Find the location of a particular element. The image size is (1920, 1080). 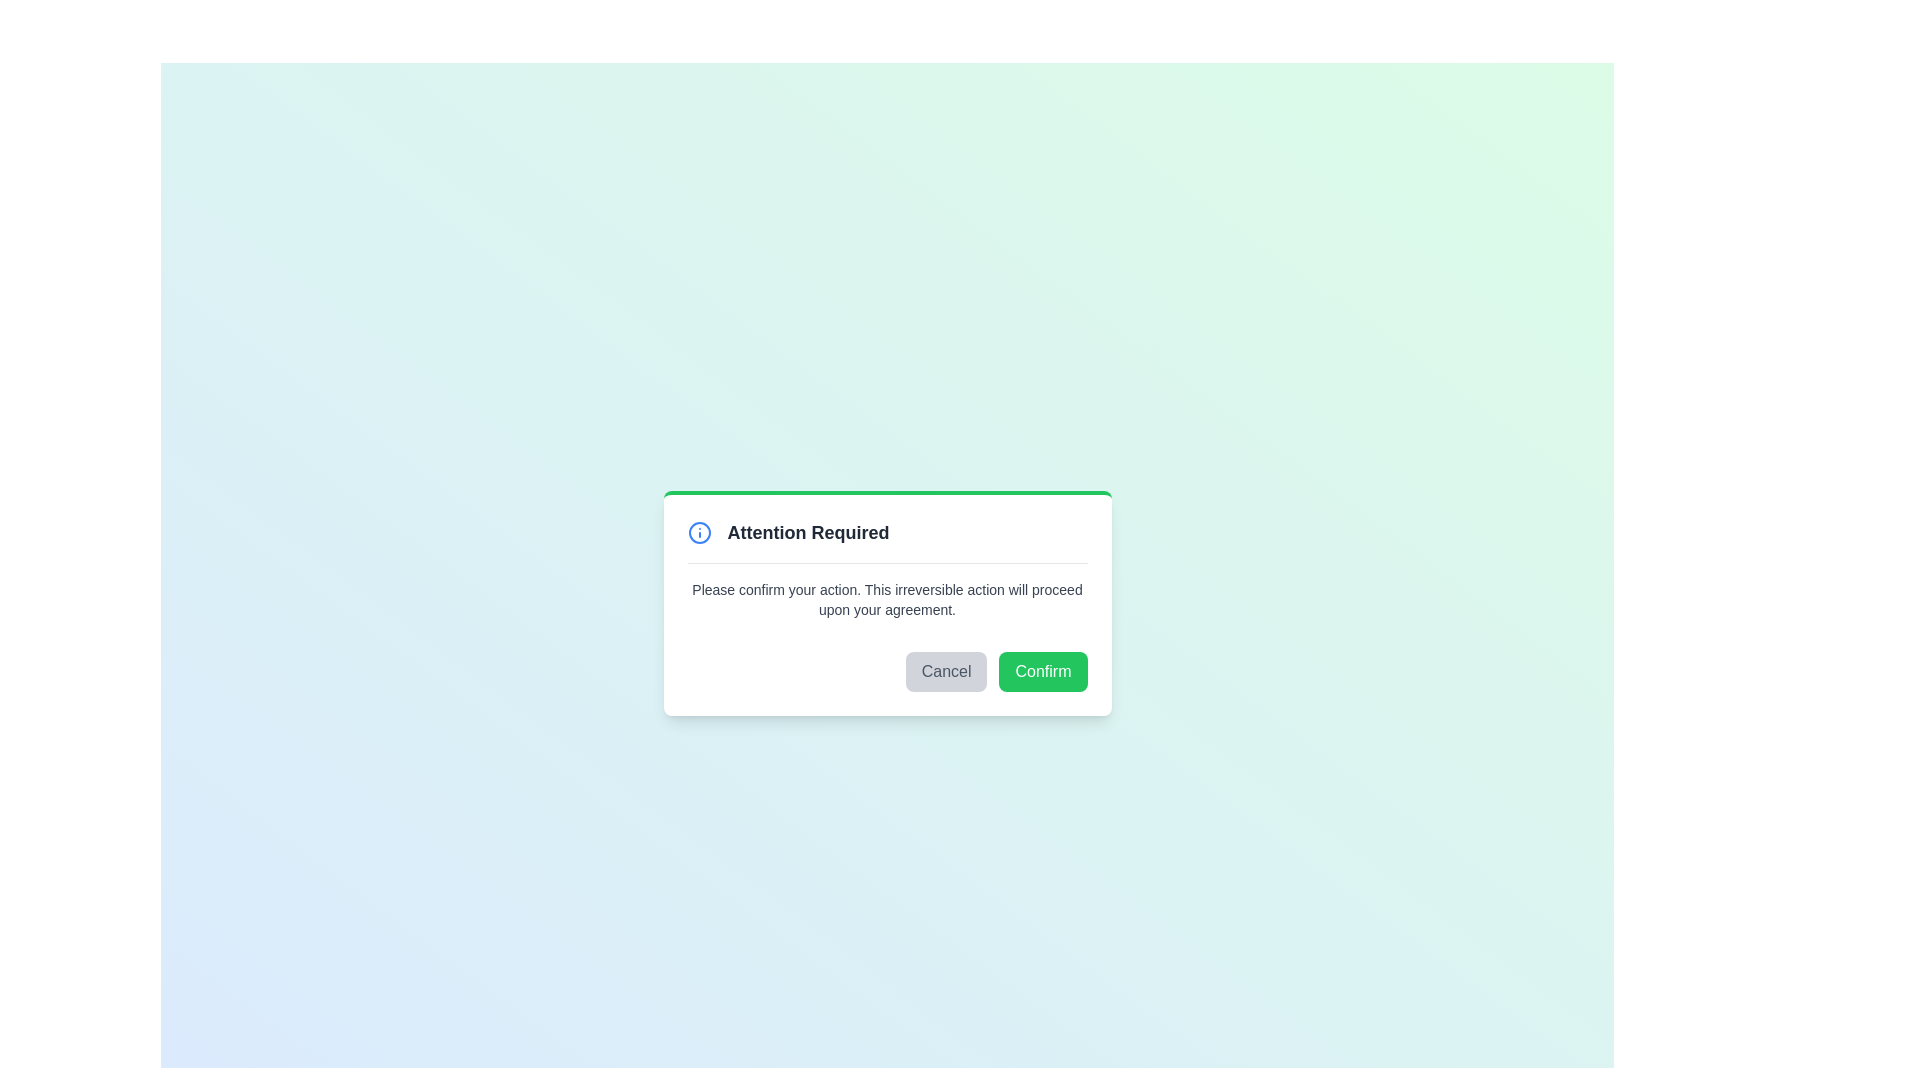

the informational text block located beneath the 'Attention Required' title in the confirmation dialog is located at coordinates (886, 598).